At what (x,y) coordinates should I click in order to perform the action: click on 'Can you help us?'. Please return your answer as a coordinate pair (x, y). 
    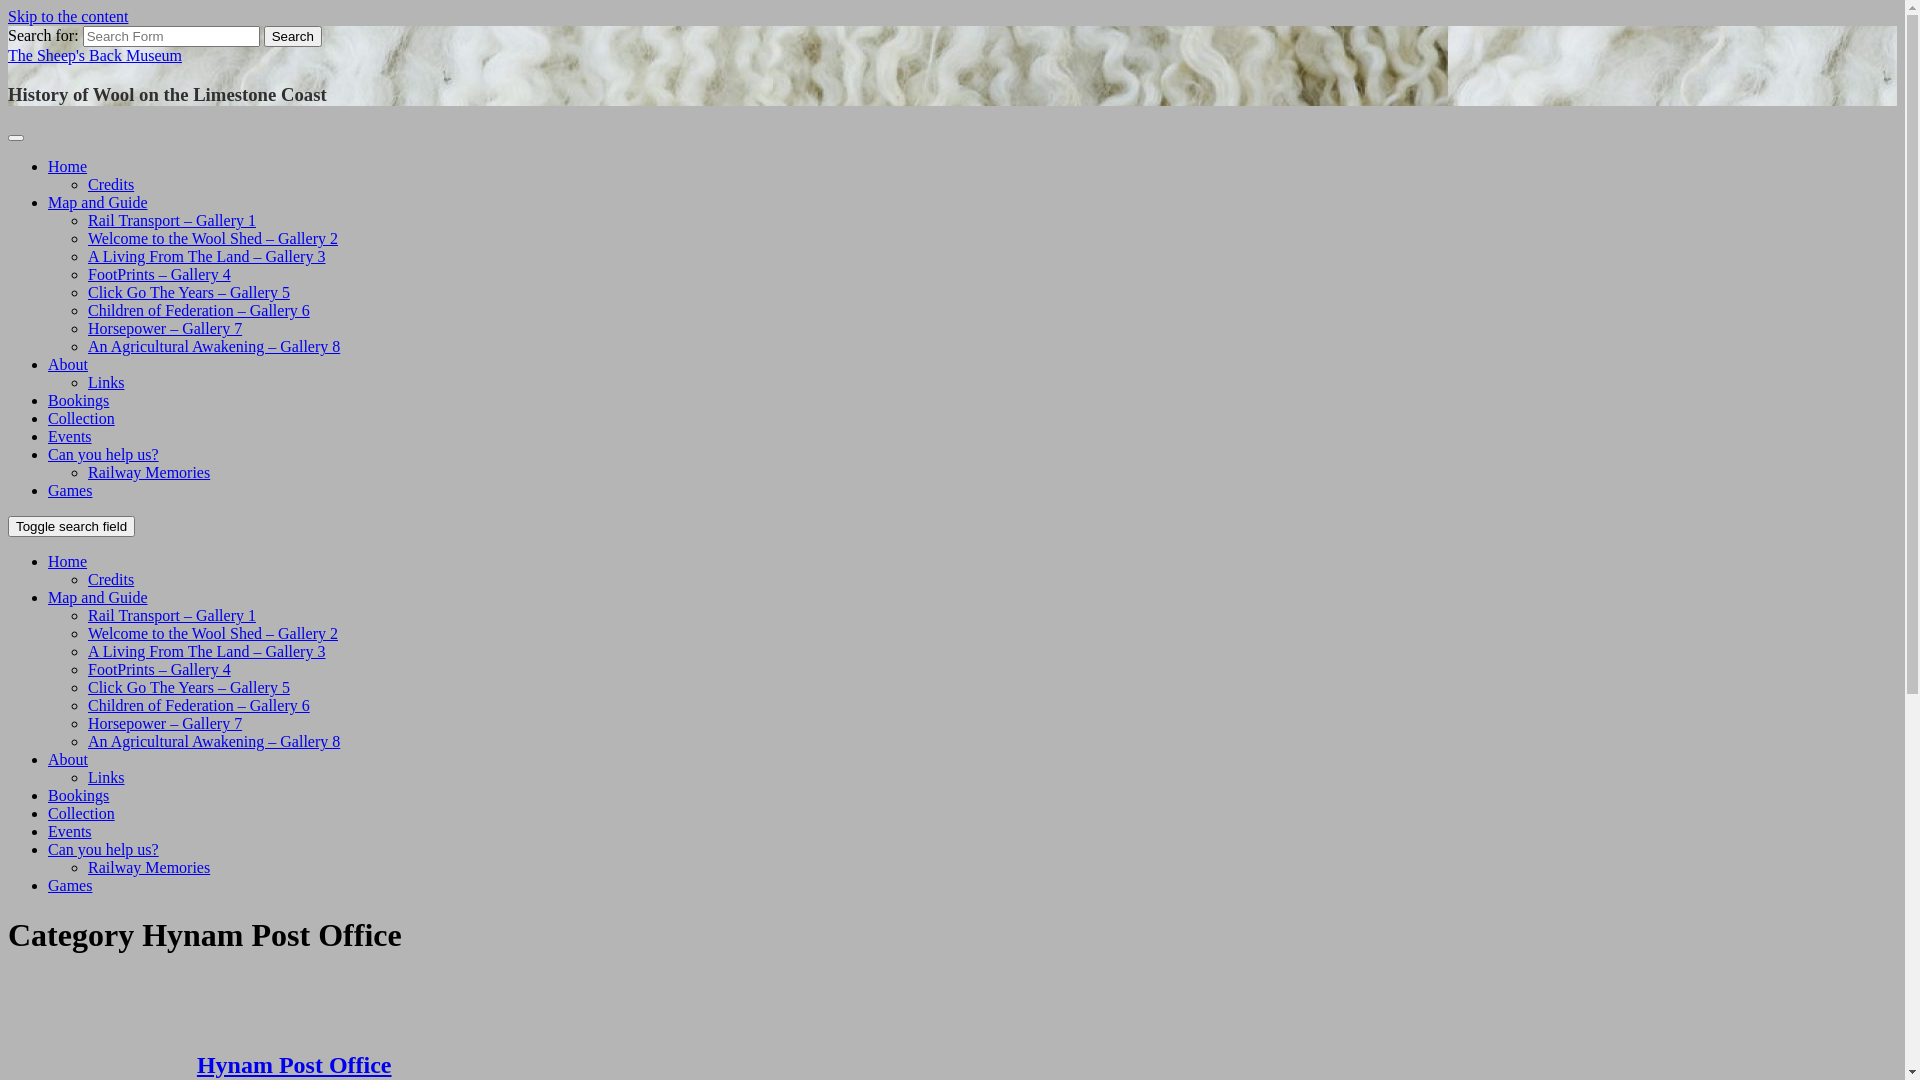
    Looking at the image, I should click on (48, 454).